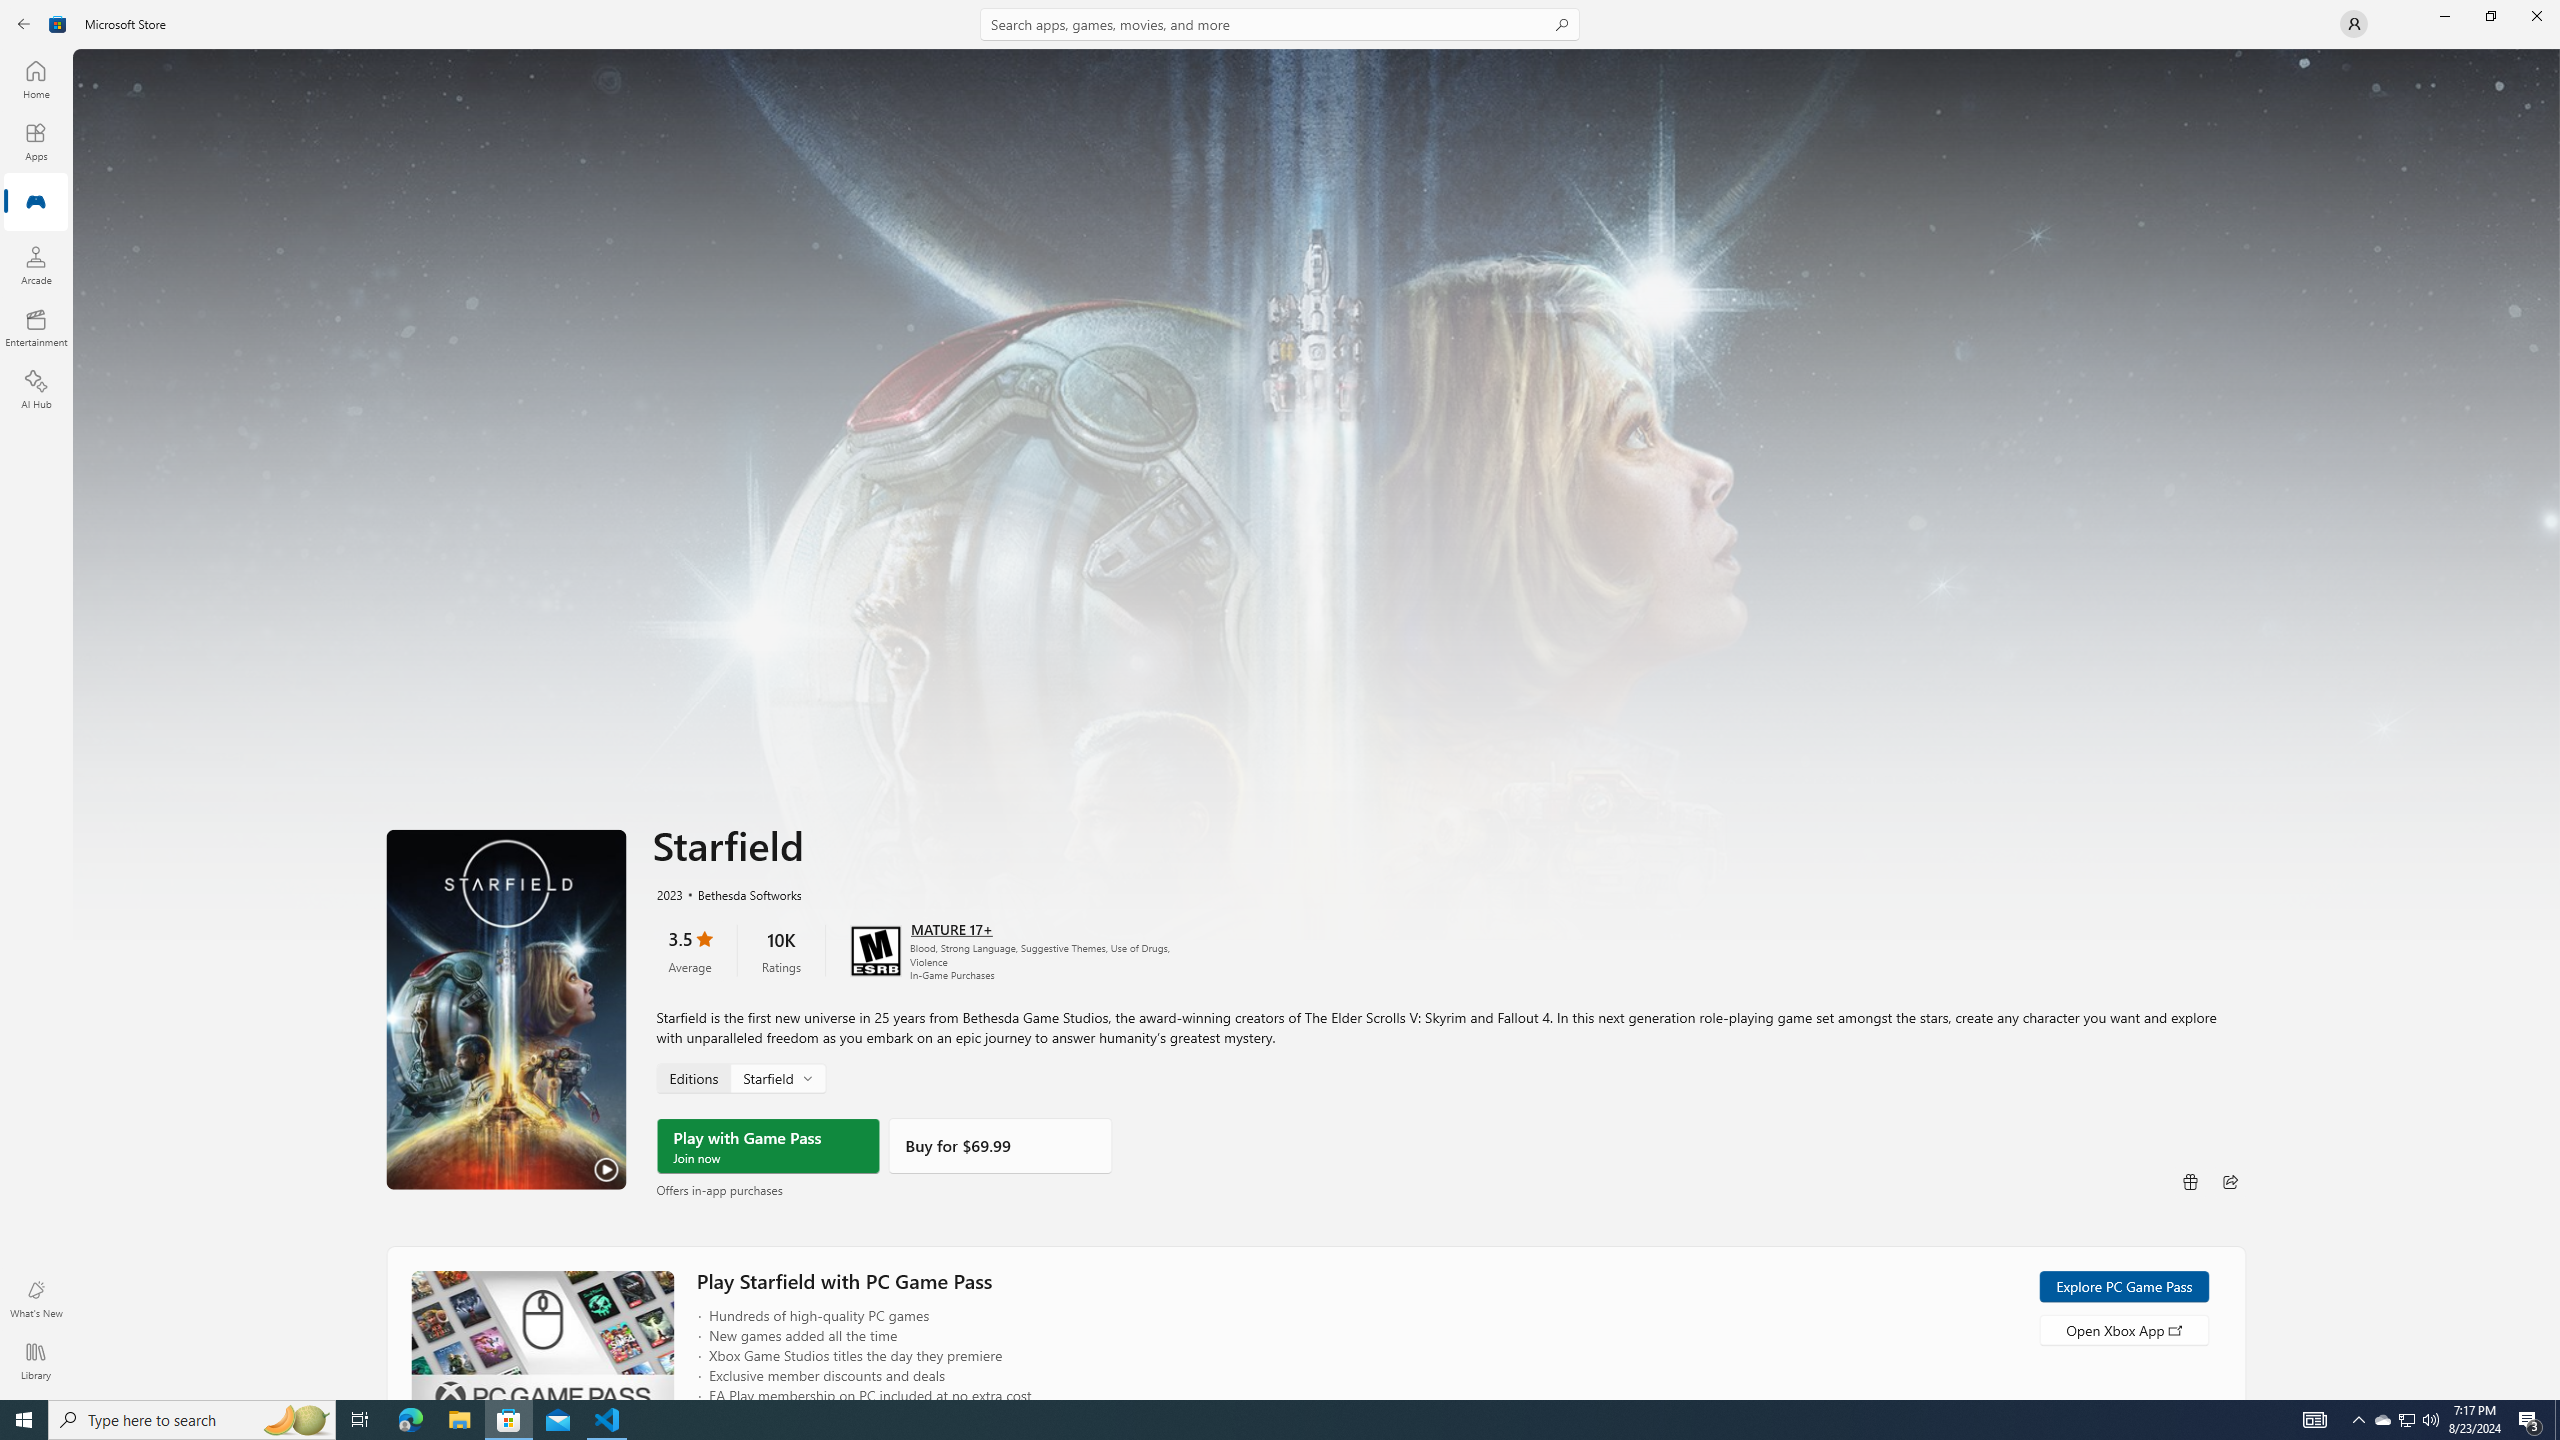 The height and width of the screenshot is (1440, 2560). Describe the element at coordinates (2123, 1328) in the screenshot. I see `'Open Xbox App'` at that location.